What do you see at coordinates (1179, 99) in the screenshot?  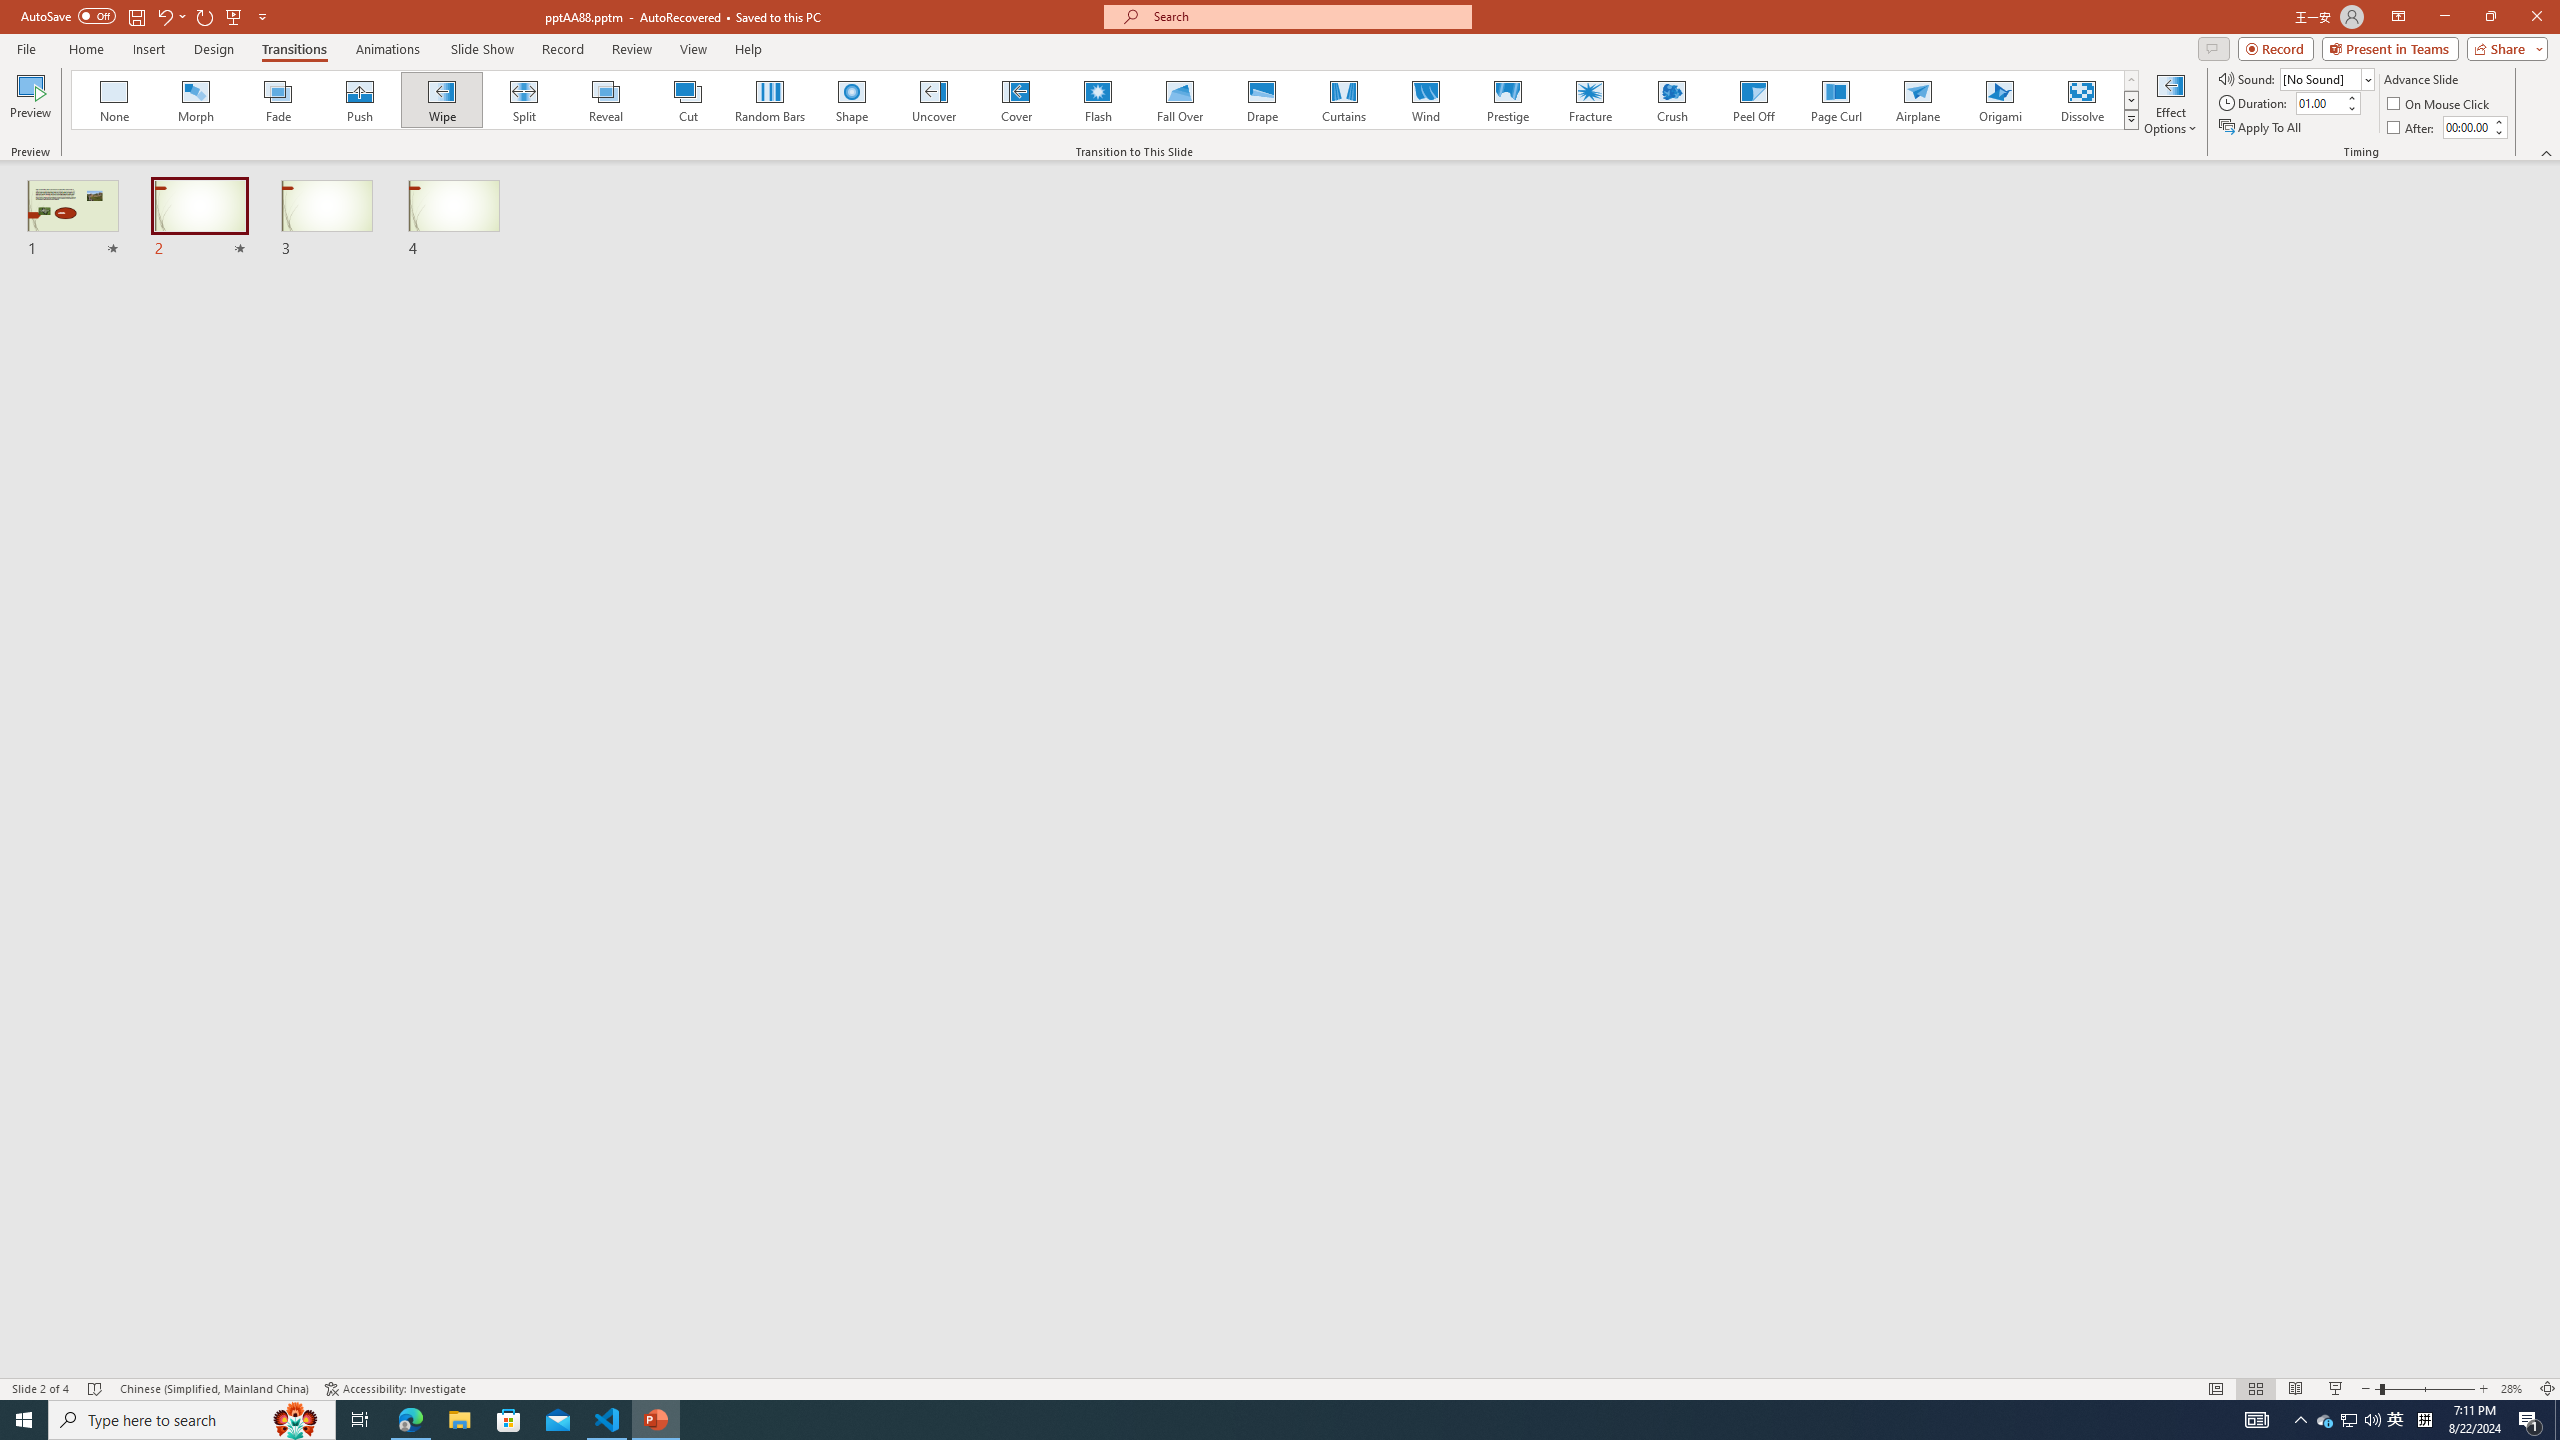 I see `'Fall Over'` at bounding box center [1179, 99].